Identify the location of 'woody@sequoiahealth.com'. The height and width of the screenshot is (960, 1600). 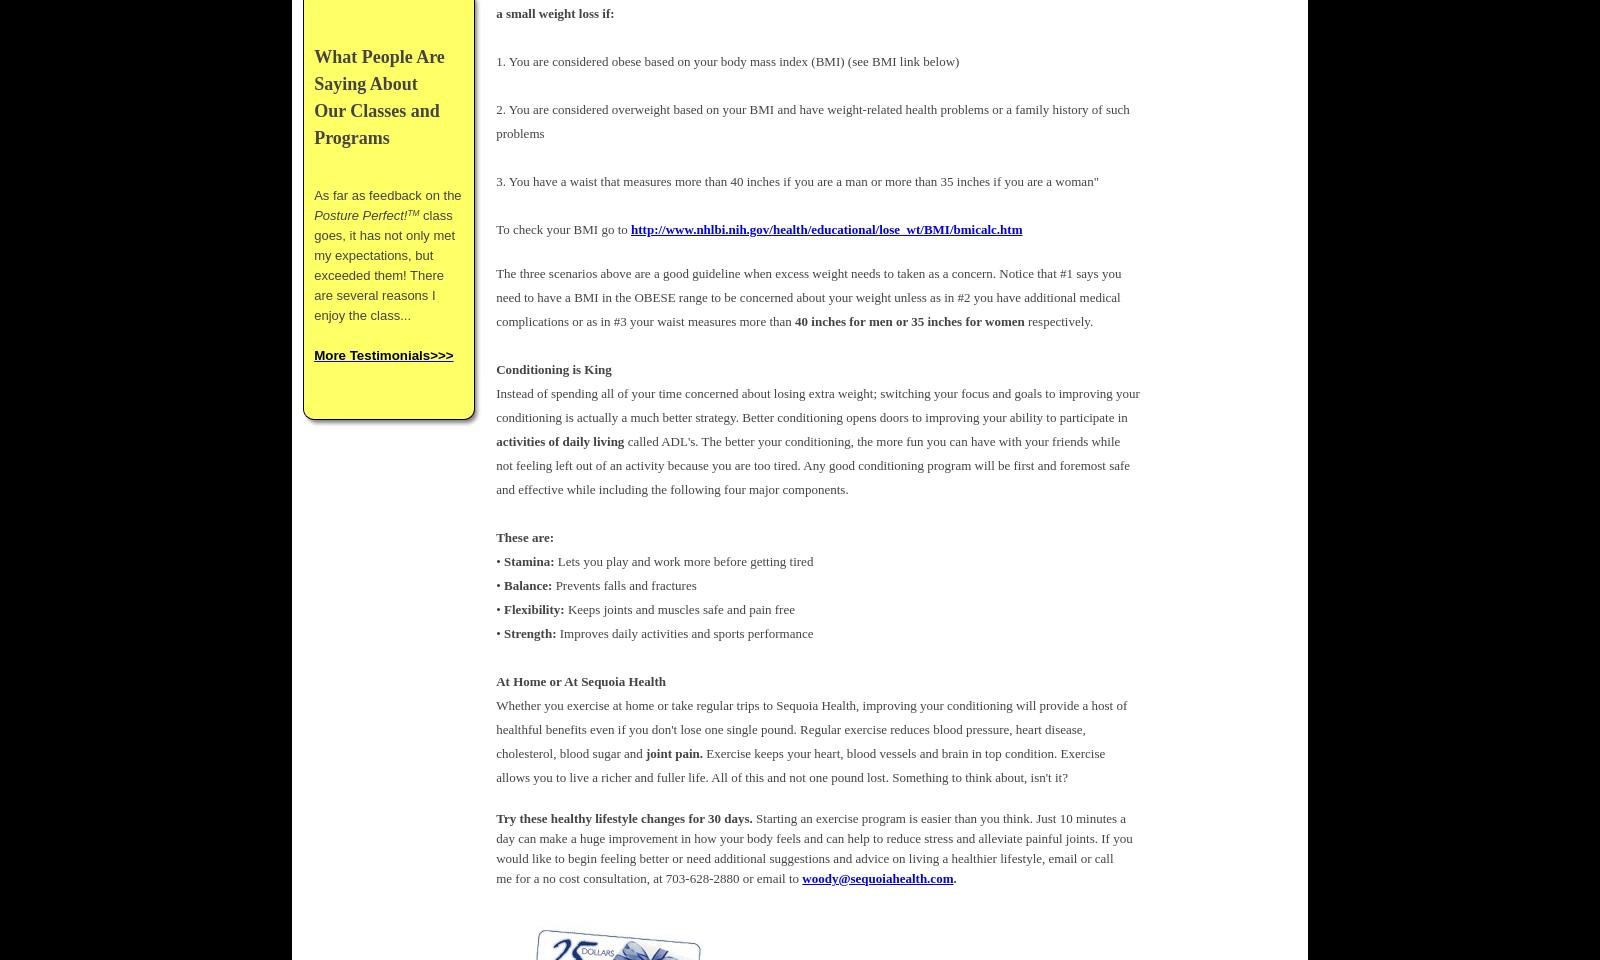
(876, 876).